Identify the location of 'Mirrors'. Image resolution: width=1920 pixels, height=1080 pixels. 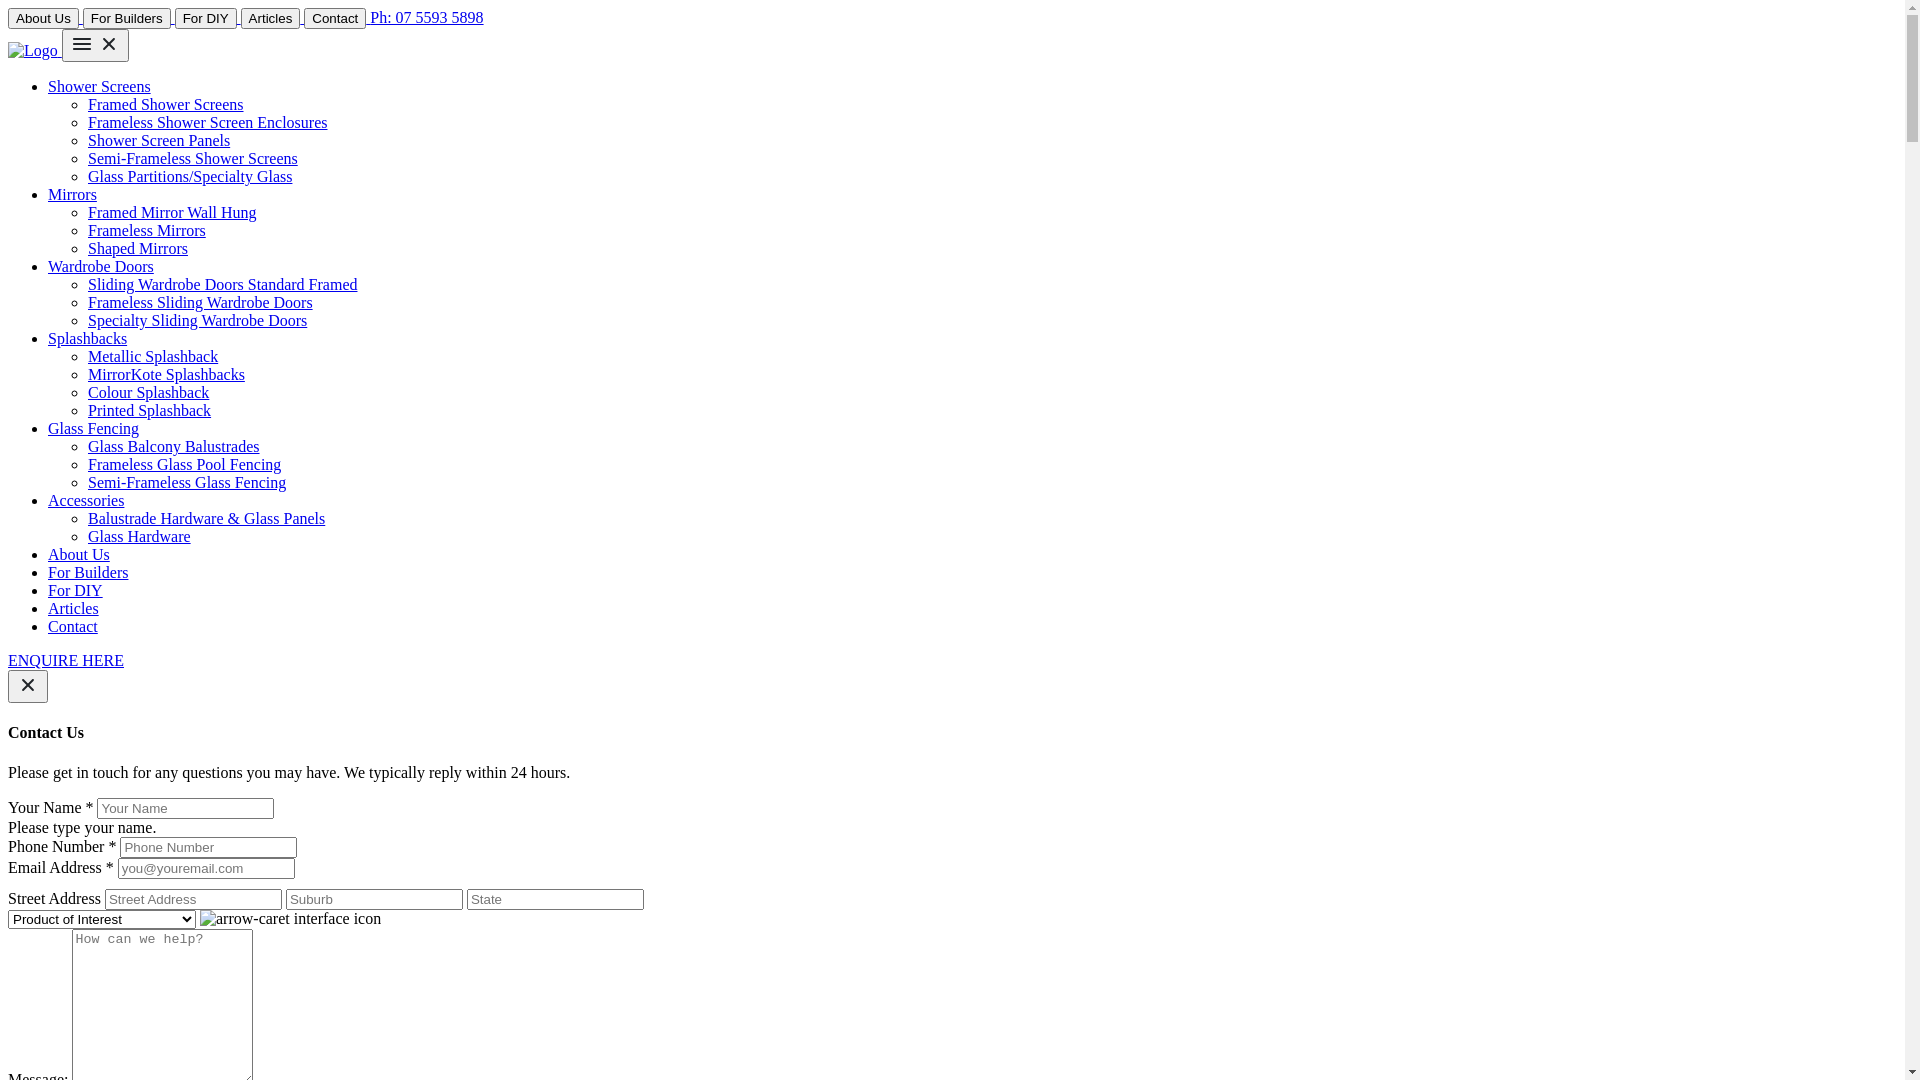
(48, 194).